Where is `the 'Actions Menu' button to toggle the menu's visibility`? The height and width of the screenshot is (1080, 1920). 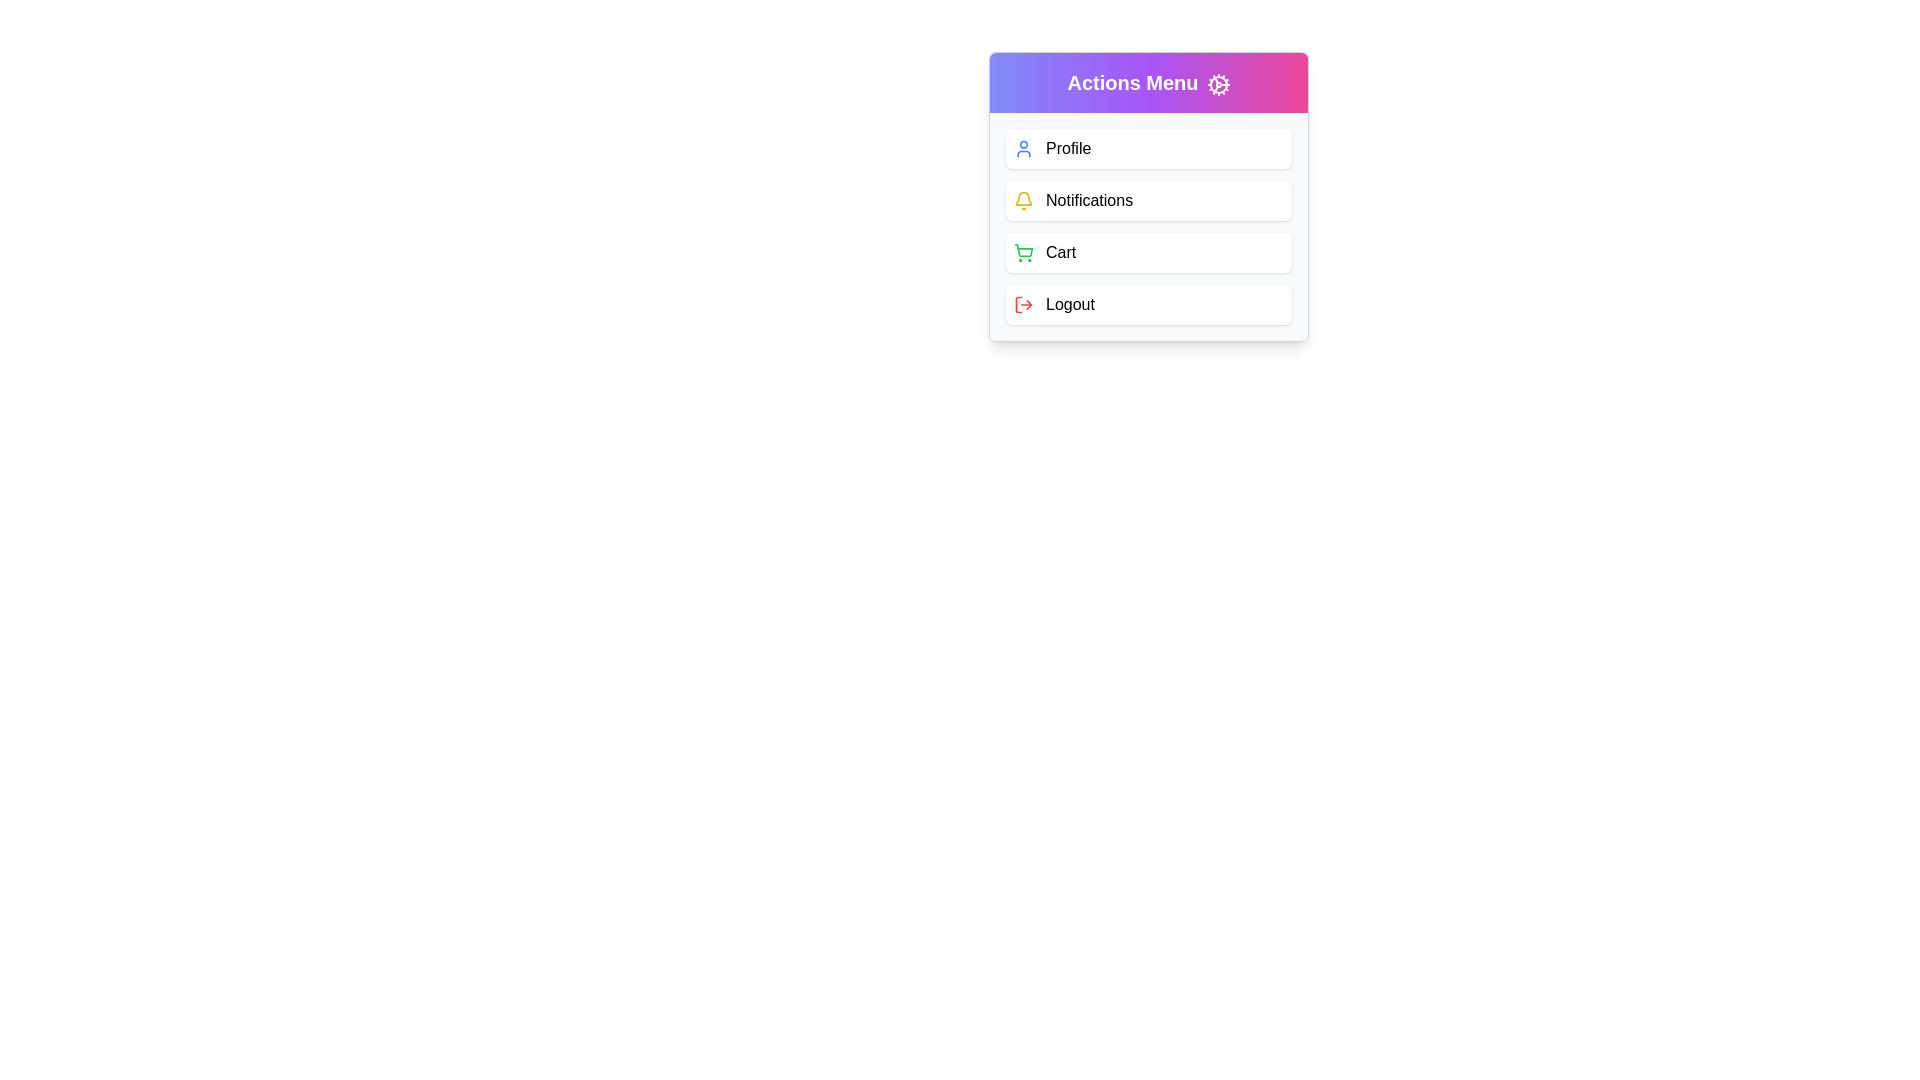 the 'Actions Menu' button to toggle the menu's visibility is located at coordinates (1148, 82).